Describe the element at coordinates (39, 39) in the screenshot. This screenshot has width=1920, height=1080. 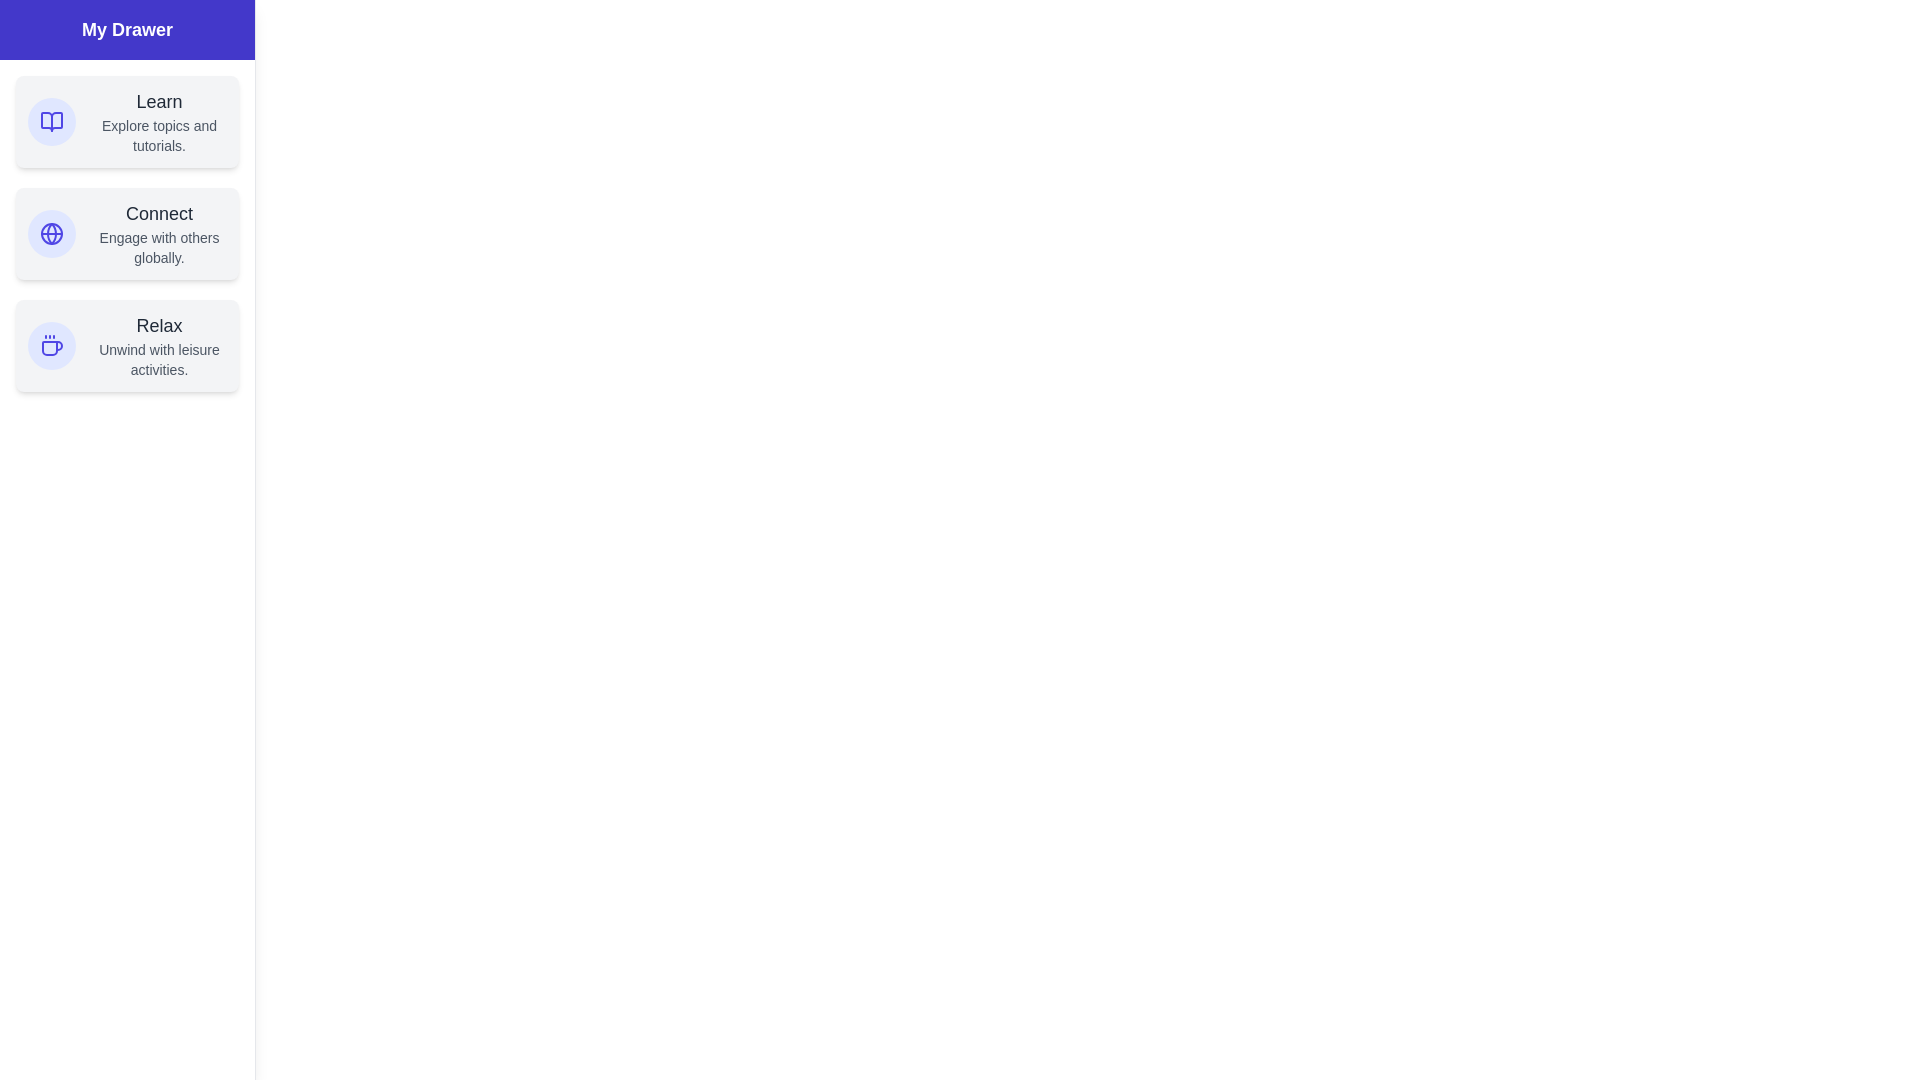
I see `the button with the menu icon to toggle the drawer visibility` at that location.